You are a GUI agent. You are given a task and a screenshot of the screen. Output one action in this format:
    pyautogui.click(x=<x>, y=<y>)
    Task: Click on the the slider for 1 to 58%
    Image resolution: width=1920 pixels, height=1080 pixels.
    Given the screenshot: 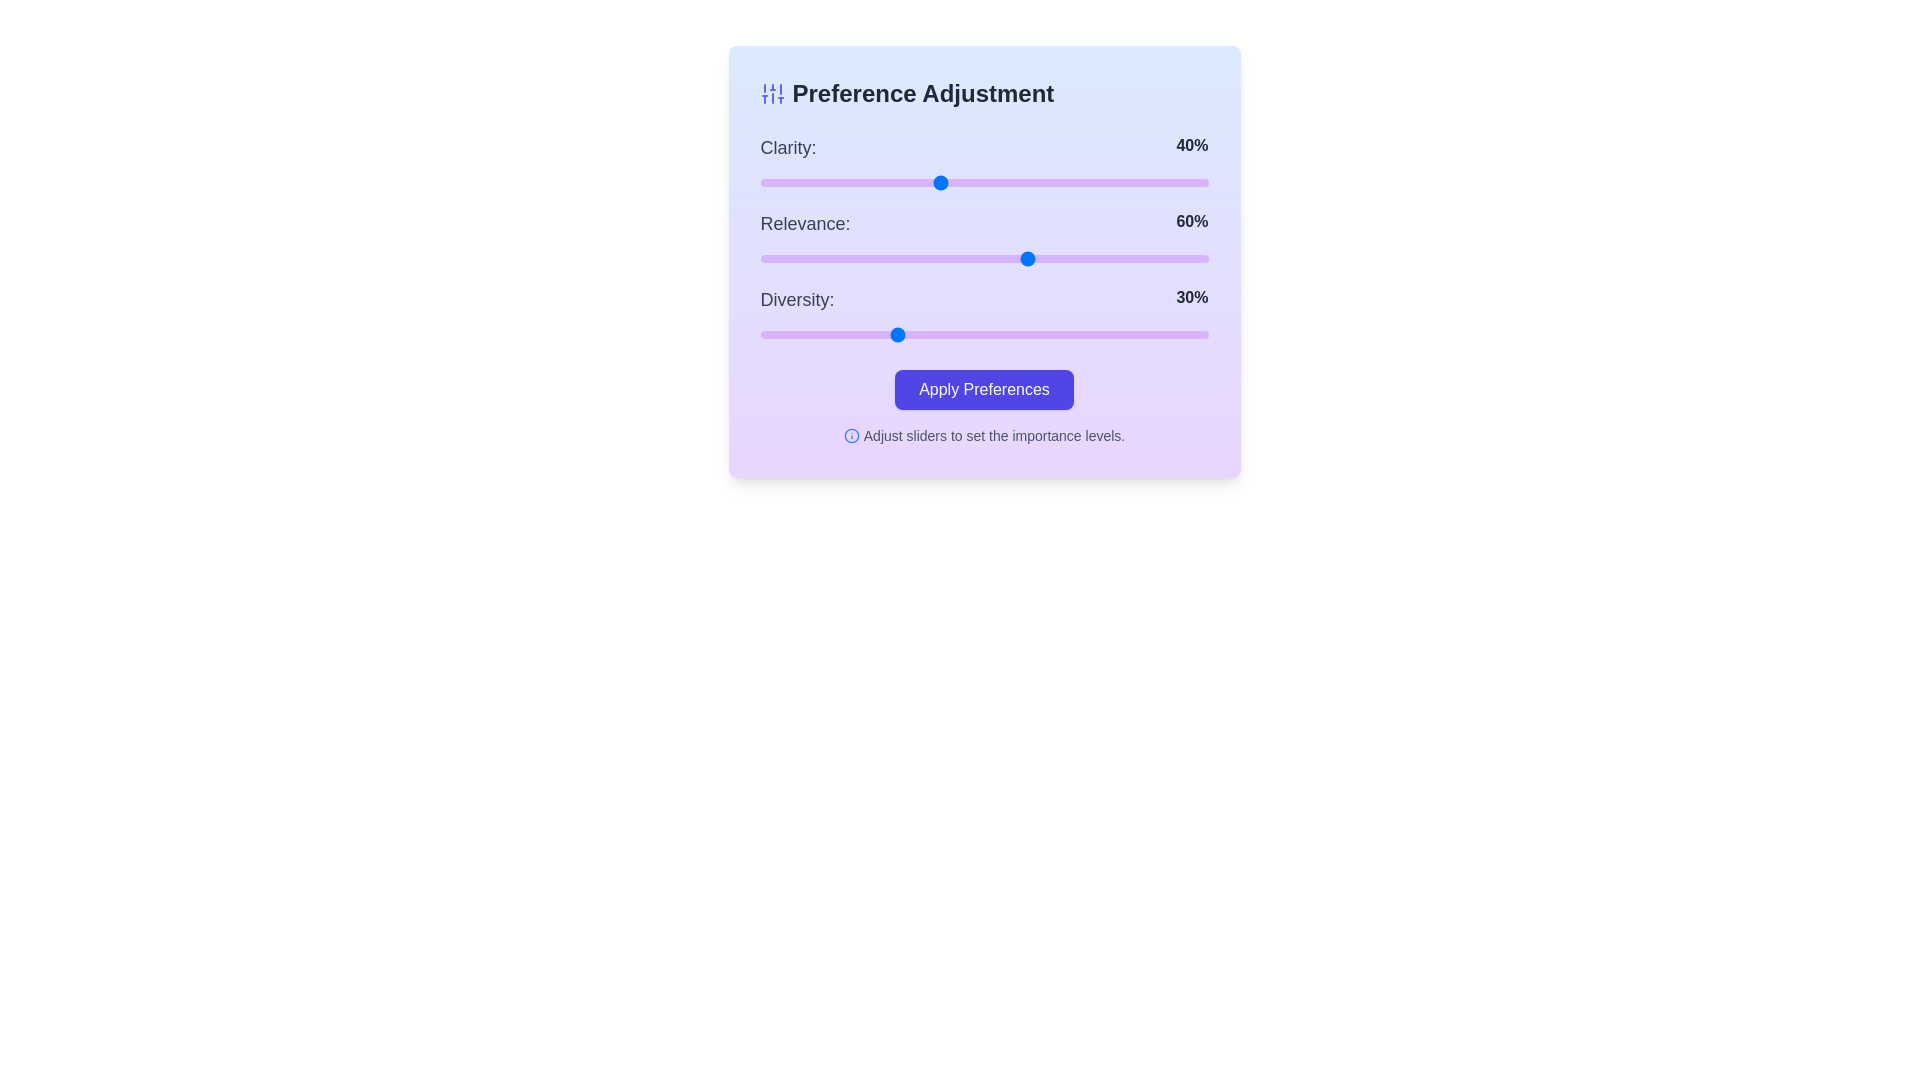 What is the action you would take?
    pyautogui.click(x=1020, y=257)
    